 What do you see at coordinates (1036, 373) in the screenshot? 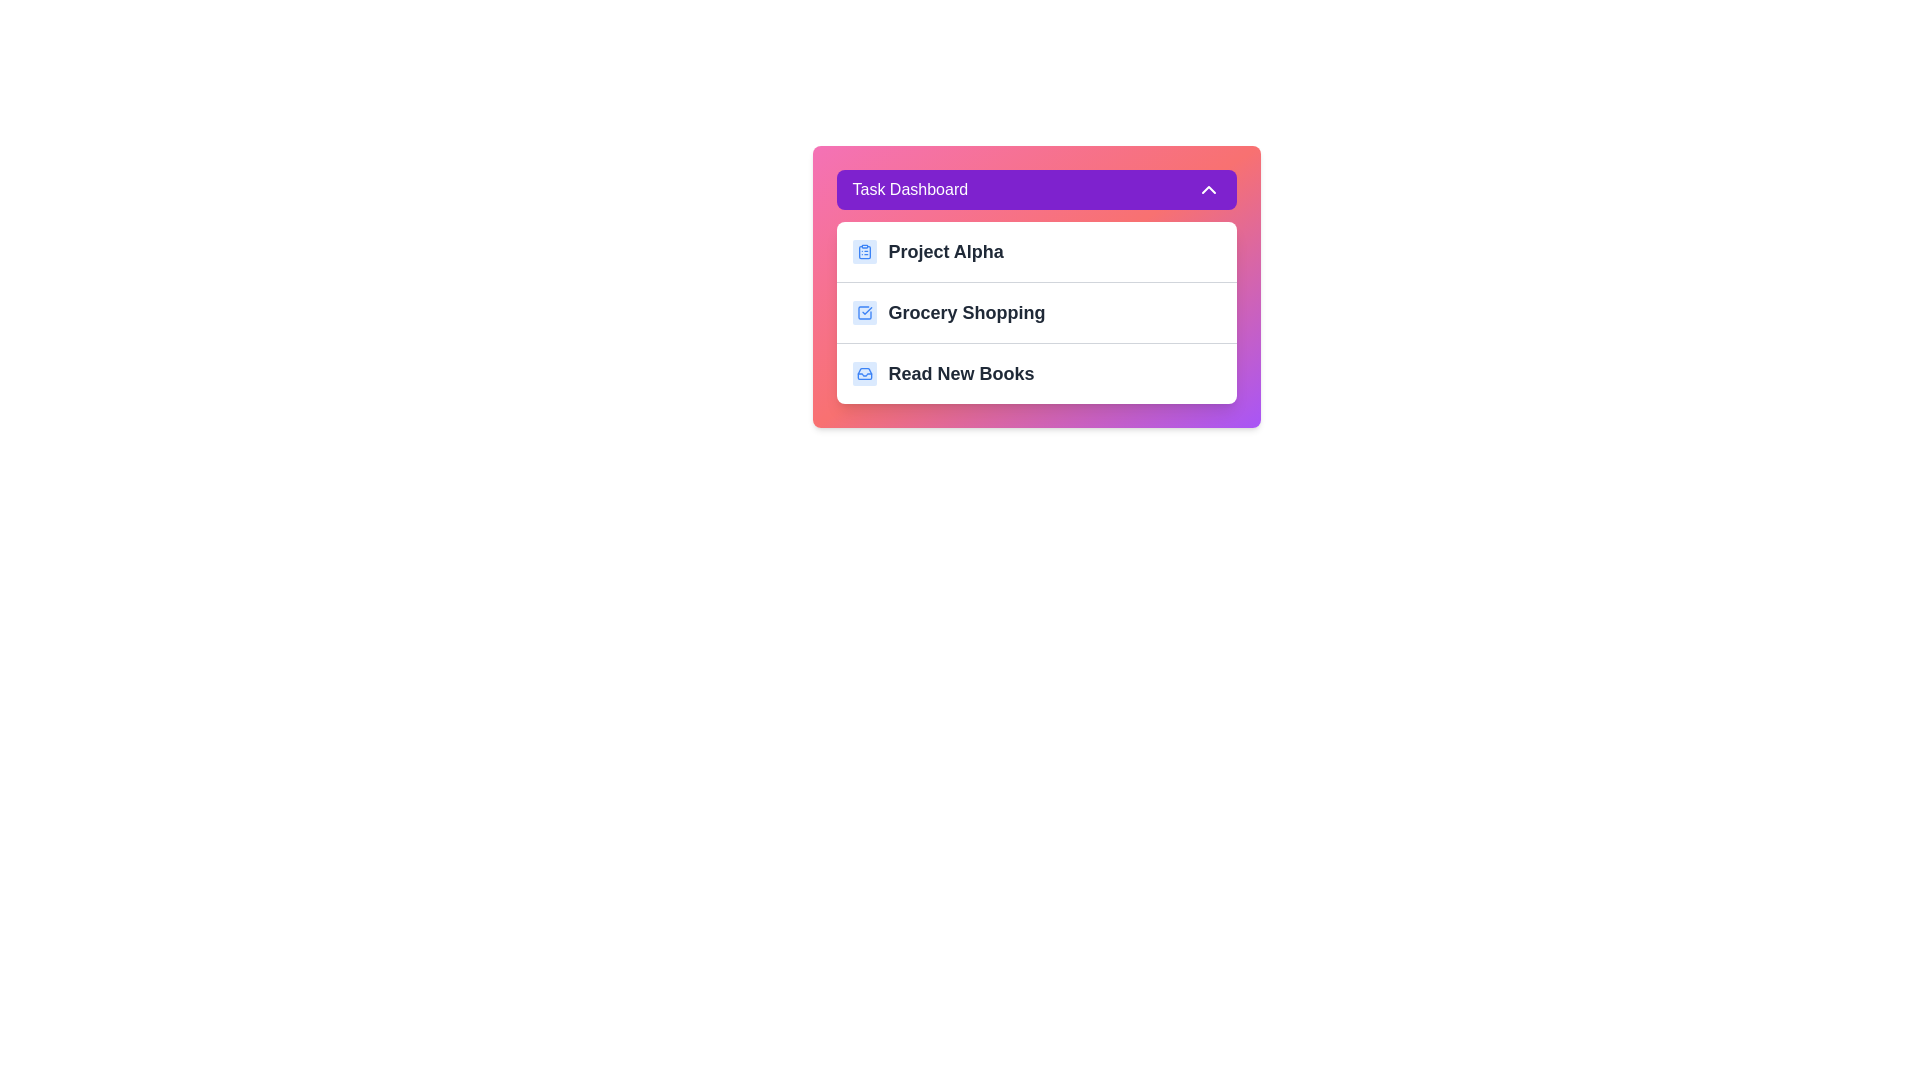
I see `the third list item labeled 'Read New Books' in the vertical menu` at bounding box center [1036, 373].